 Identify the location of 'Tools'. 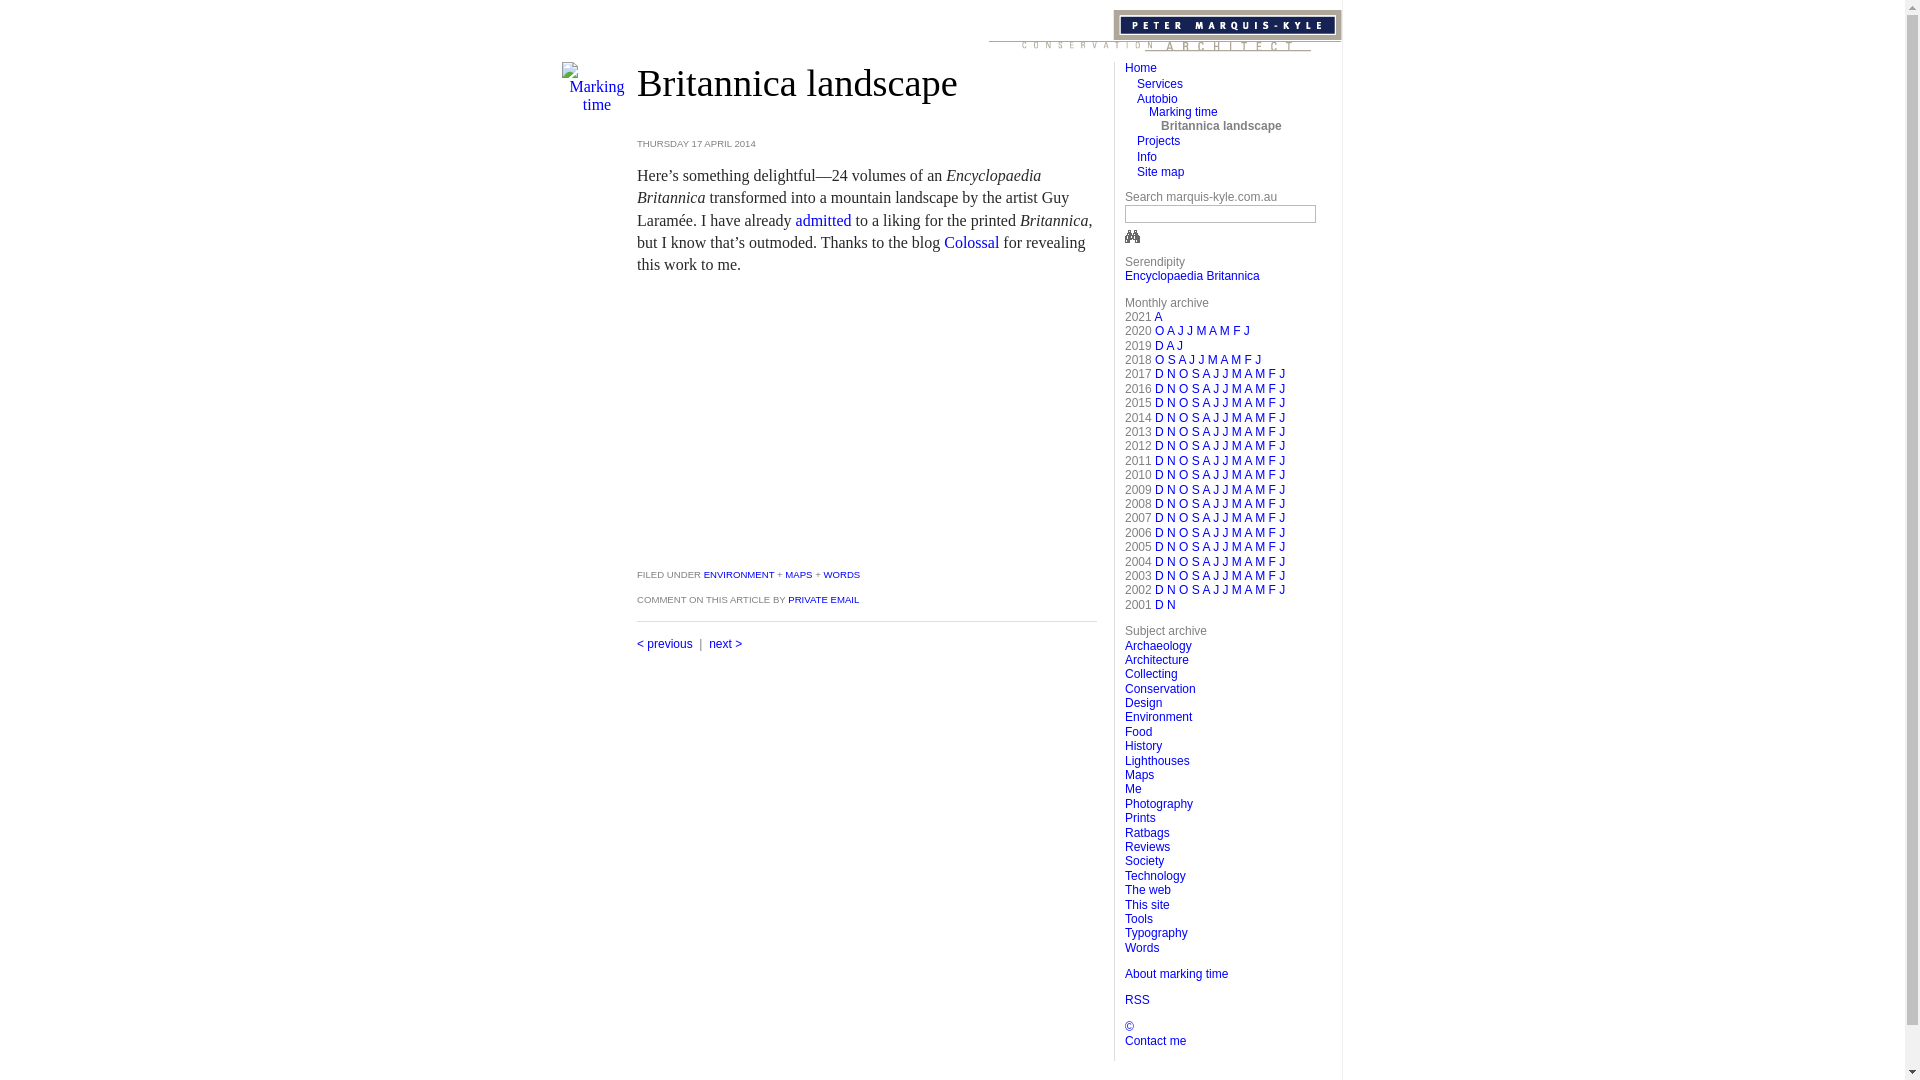
(1138, 918).